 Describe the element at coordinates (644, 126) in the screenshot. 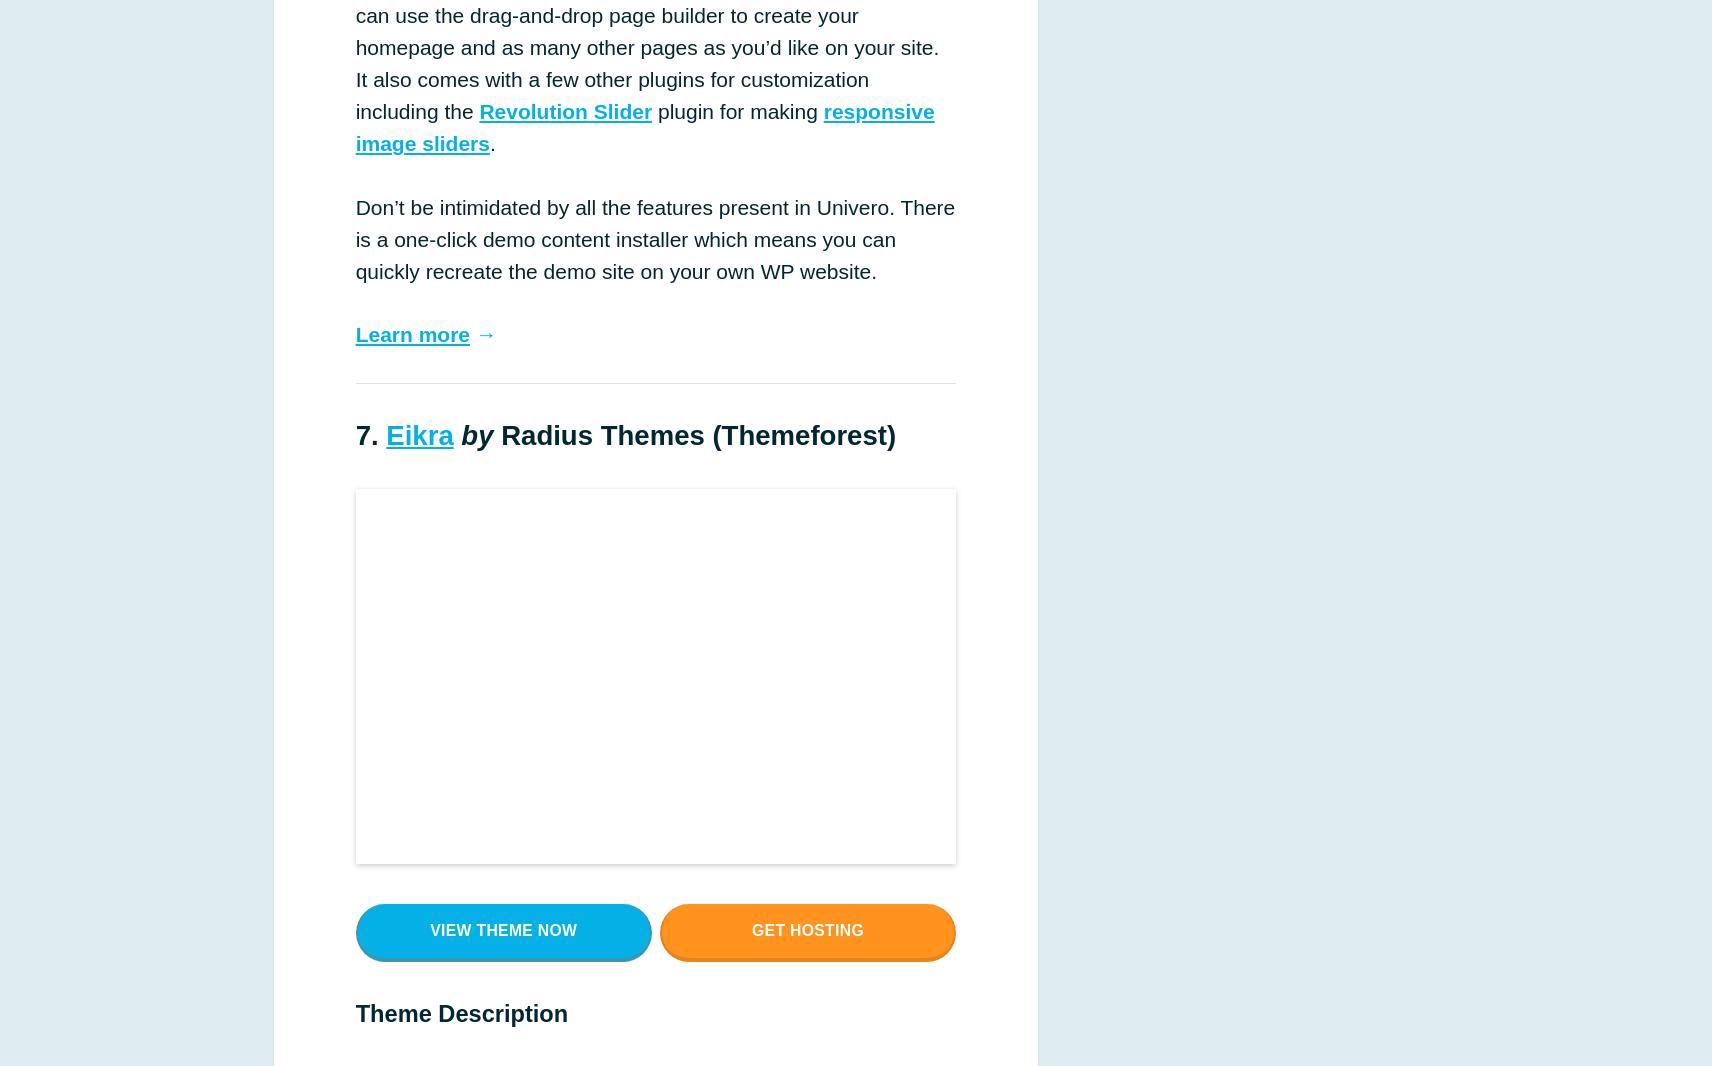

I see `'responsive image sliders'` at that location.